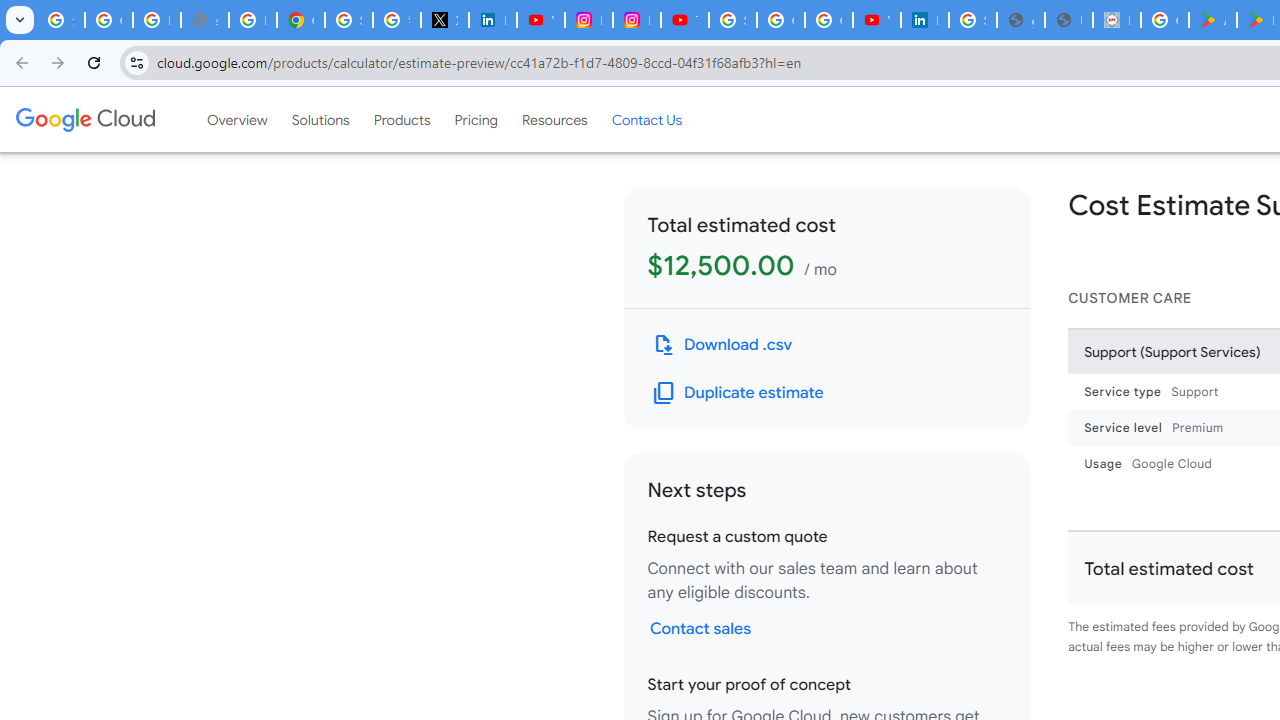 Image resolution: width=1280 pixels, height=720 pixels. What do you see at coordinates (237, 119) in the screenshot?
I see `'Overview'` at bounding box center [237, 119].